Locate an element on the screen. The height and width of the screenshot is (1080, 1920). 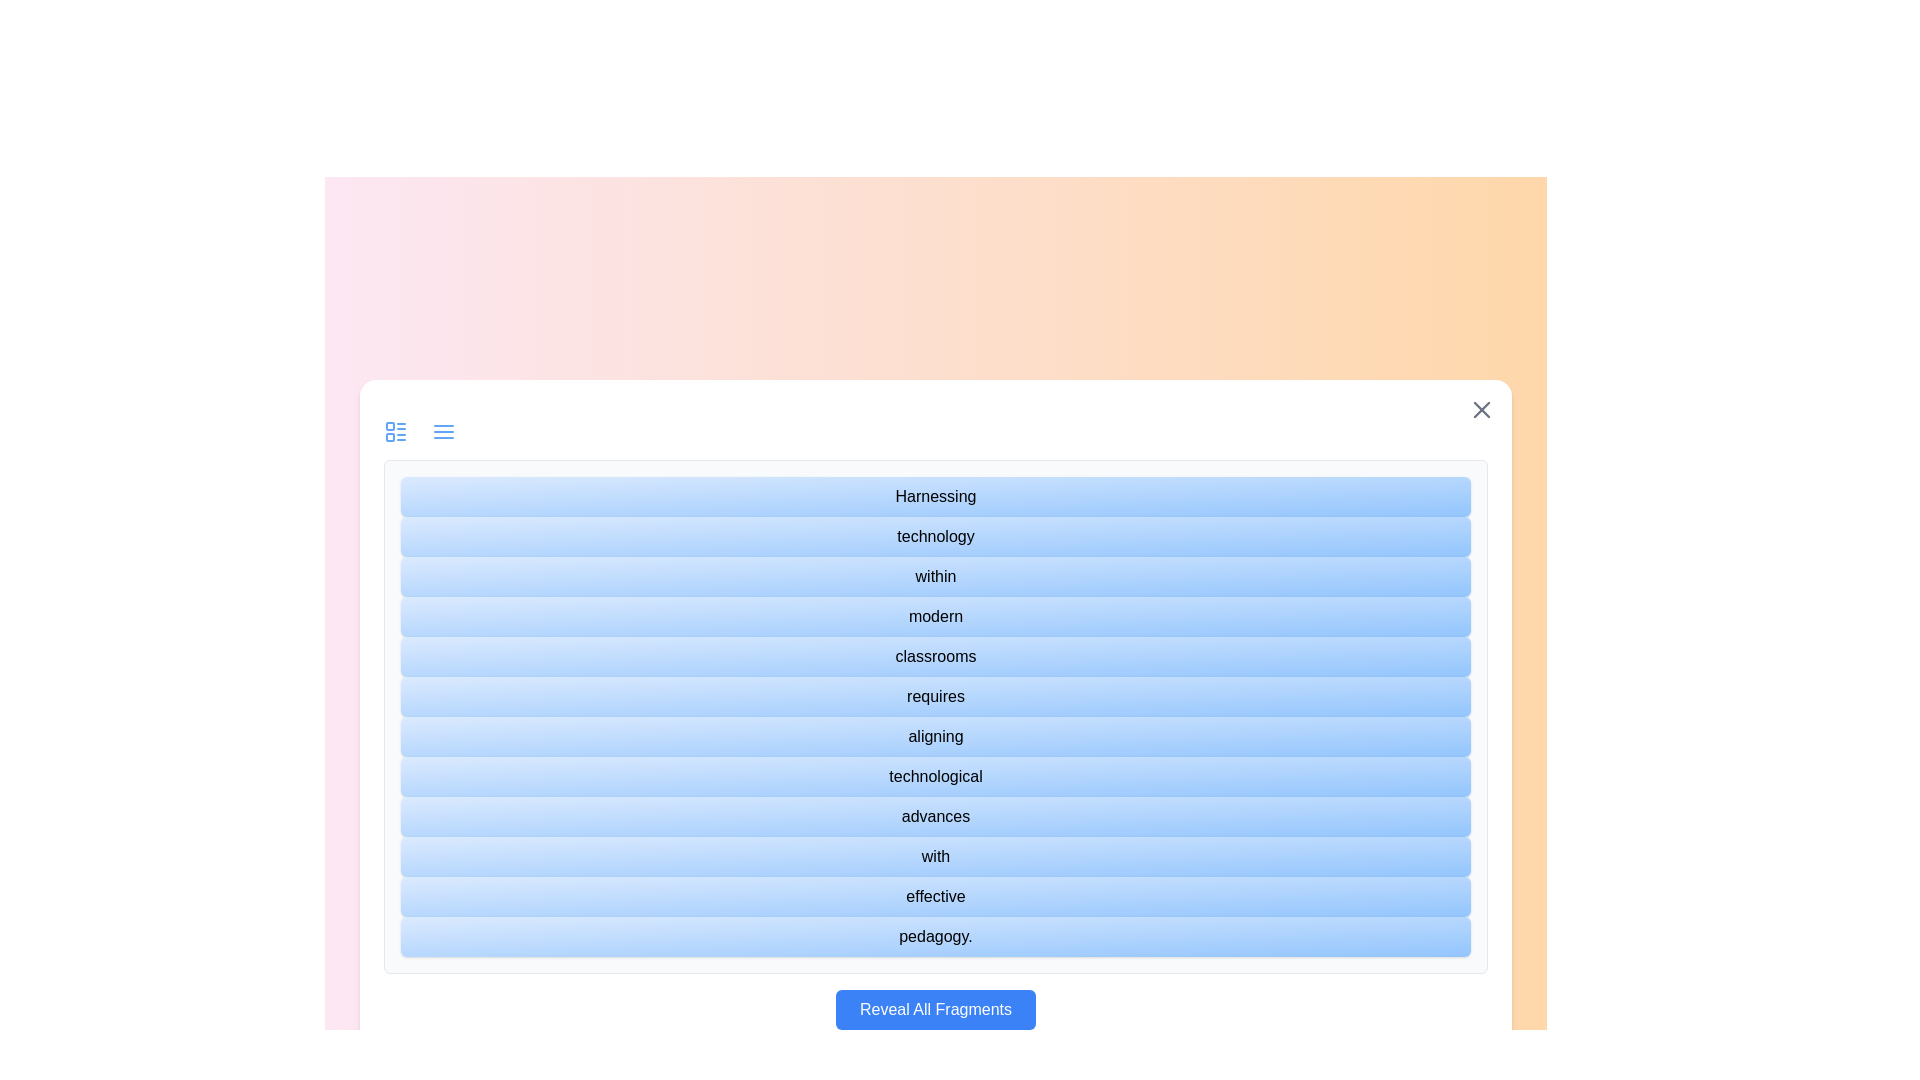
the text fragment labeled 'advances' is located at coordinates (935, 817).